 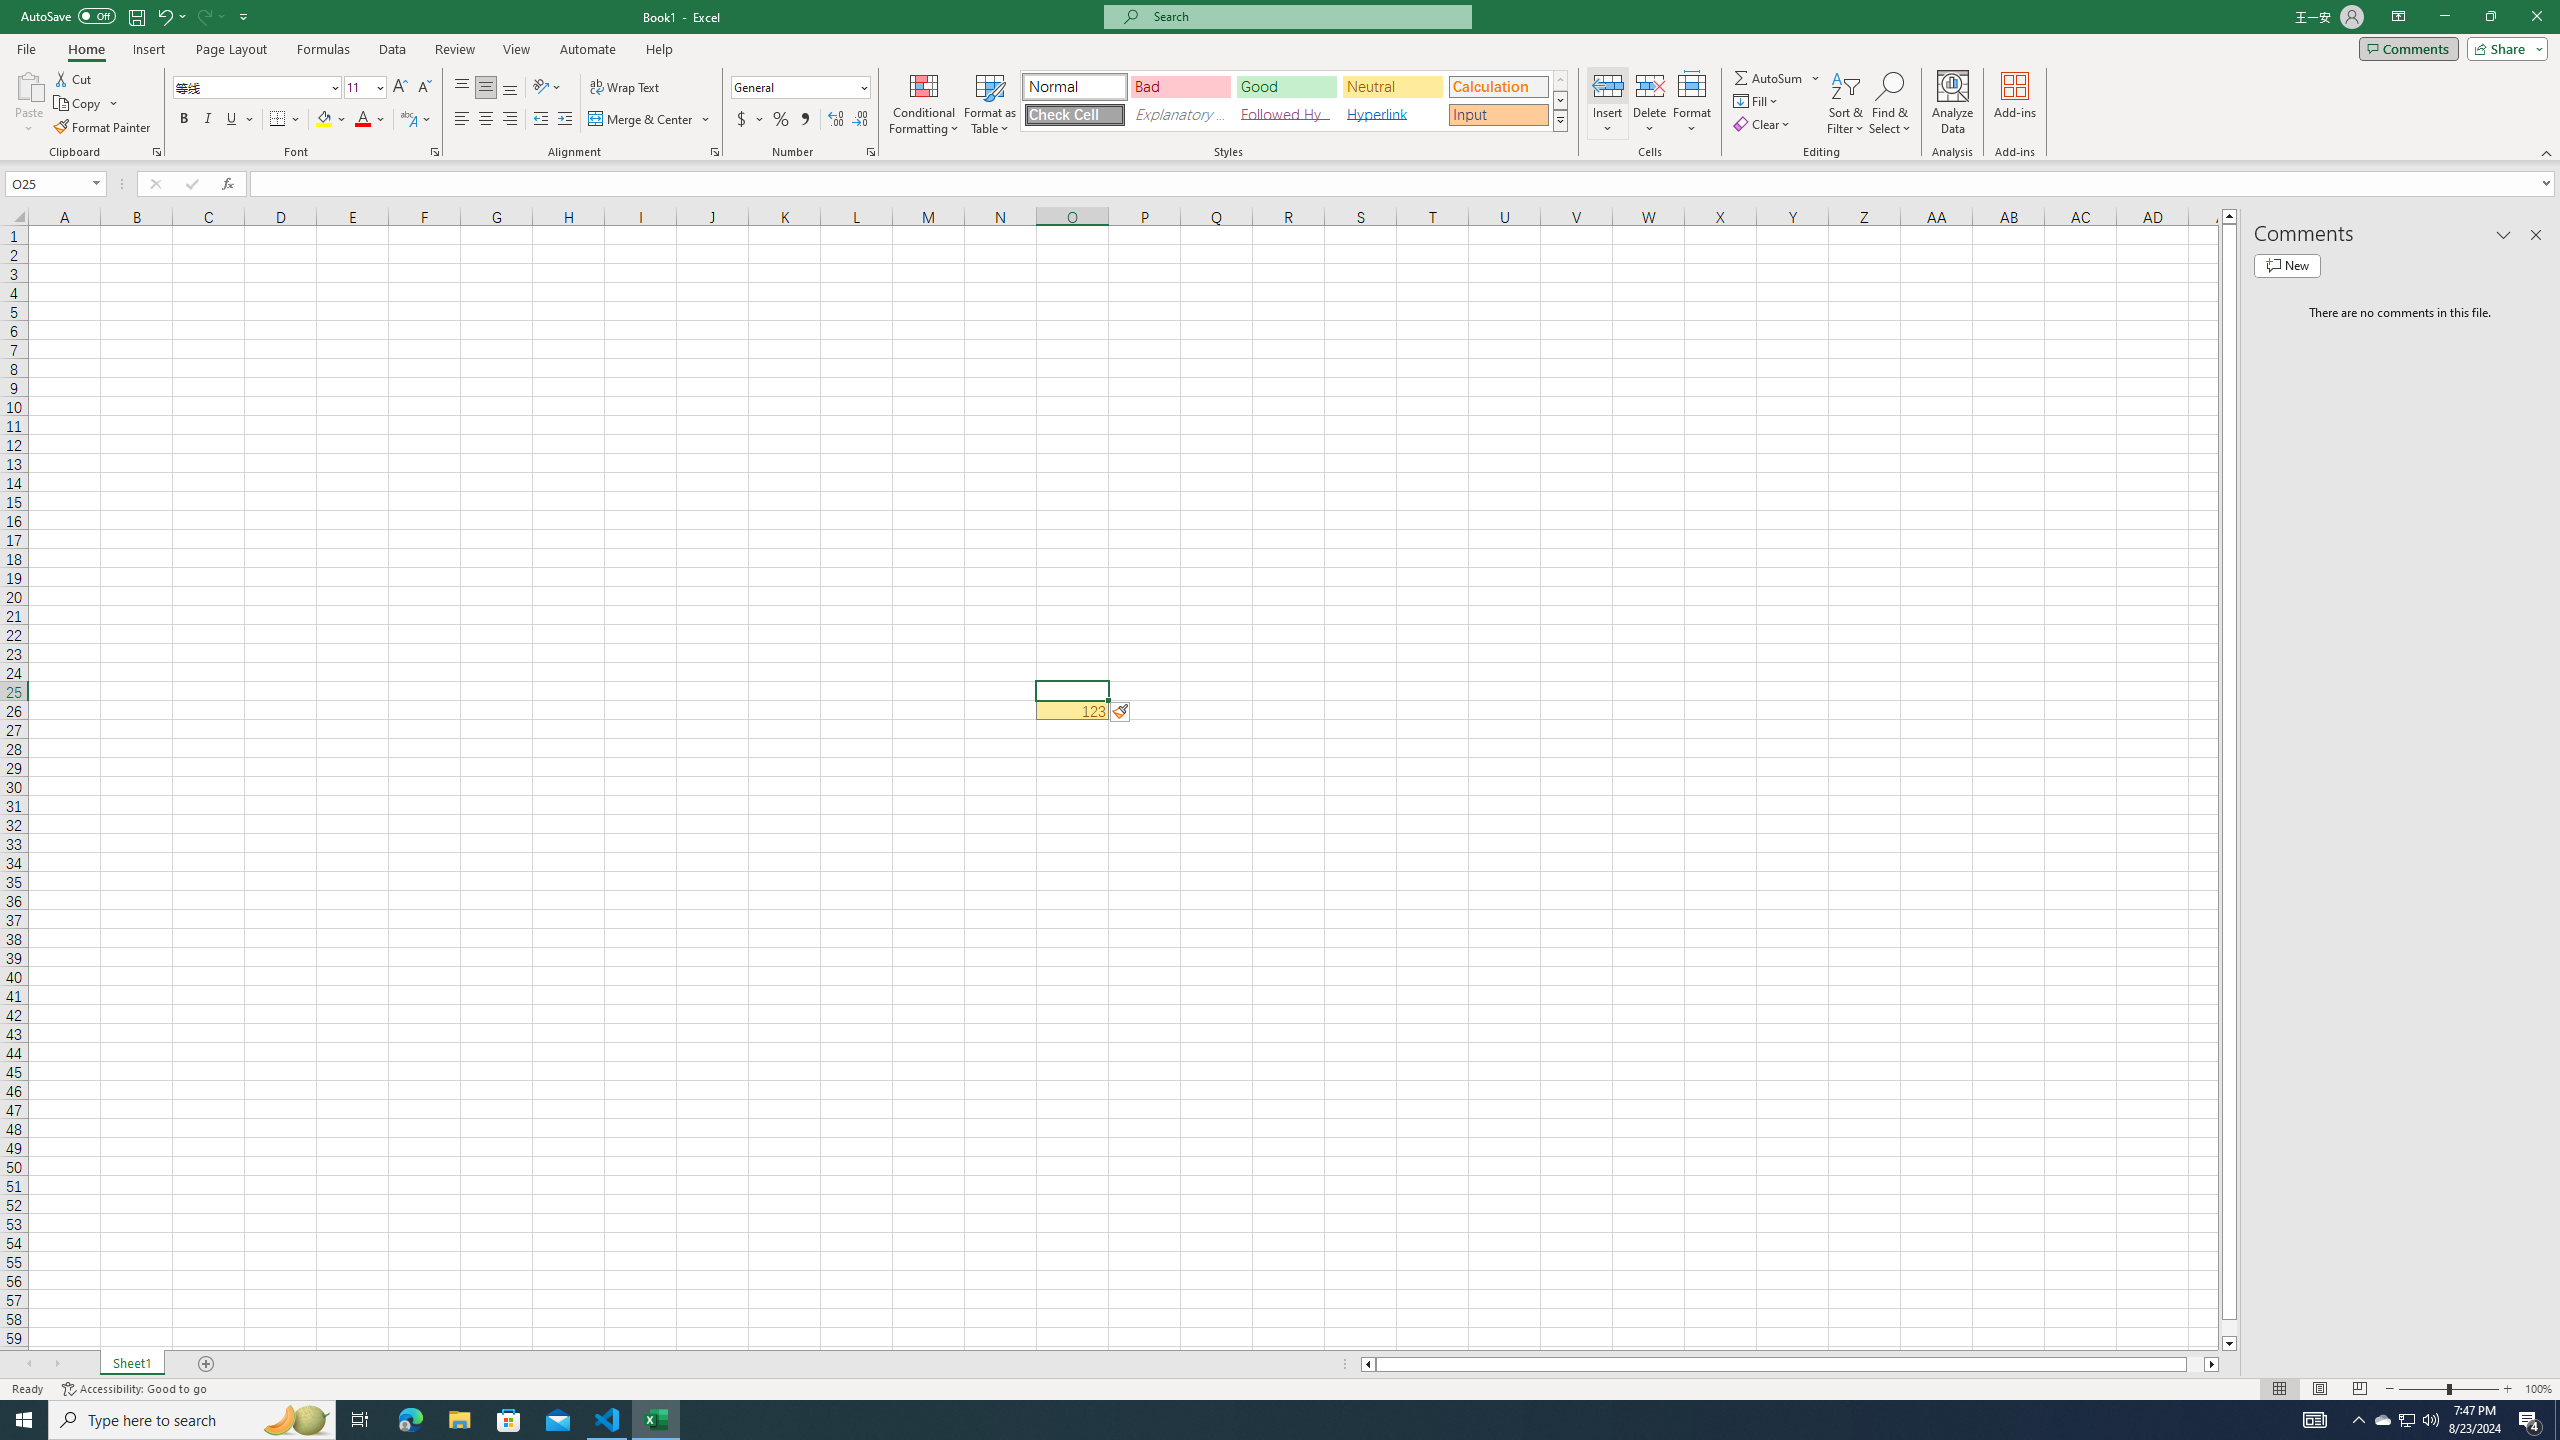 I want to click on 'Fill Color RGB(255, 255, 0)', so click(x=322, y=118).